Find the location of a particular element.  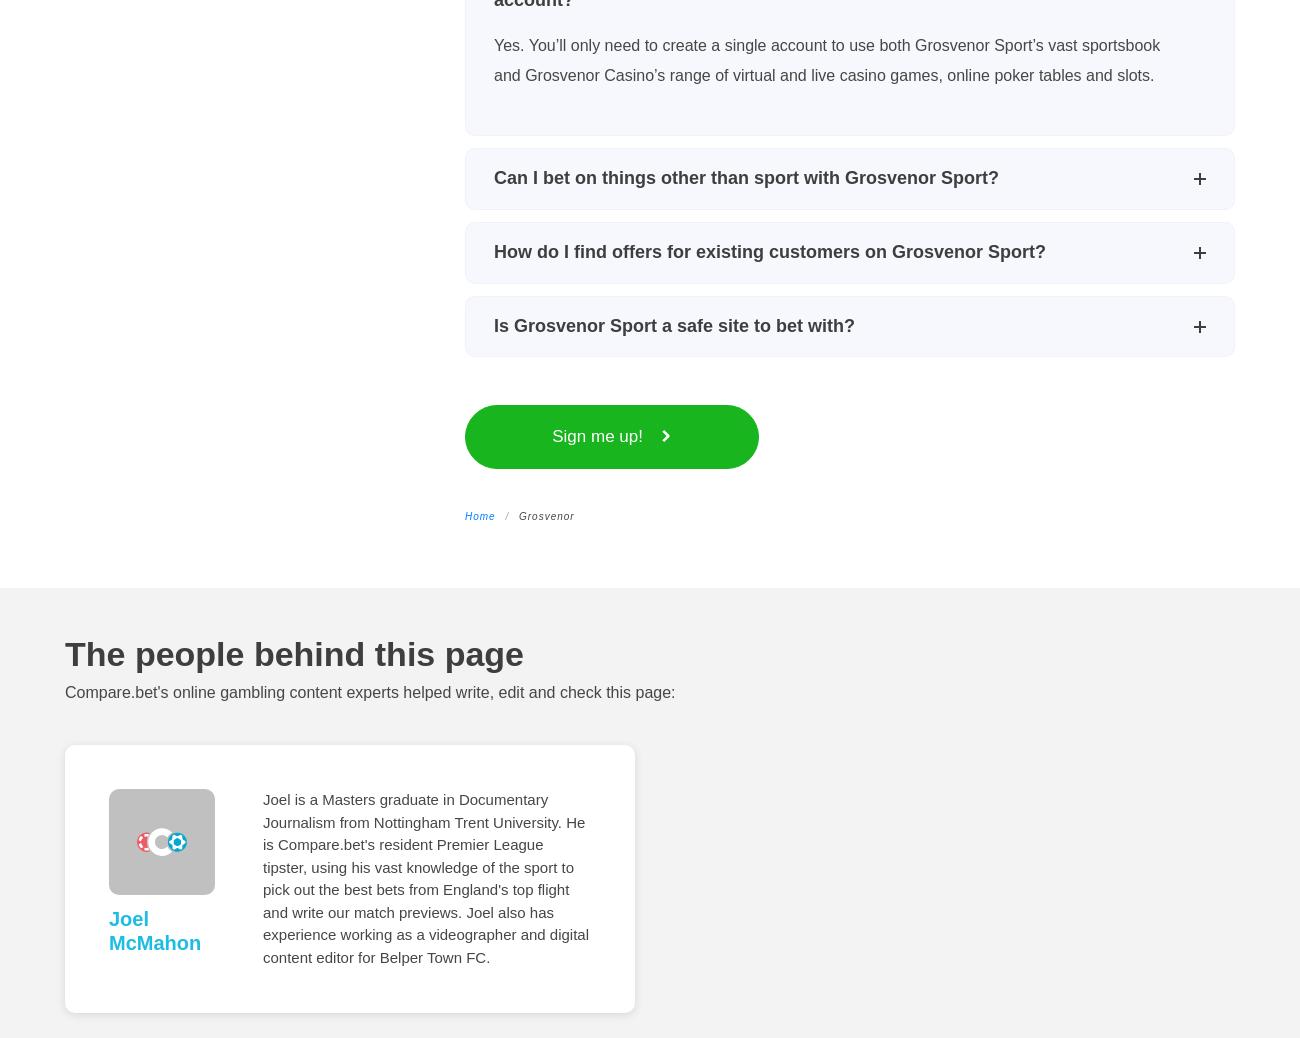

'Compare.bet's online gambling content experts helped write, edit and check this page:' is located at coordinates (368, 691).